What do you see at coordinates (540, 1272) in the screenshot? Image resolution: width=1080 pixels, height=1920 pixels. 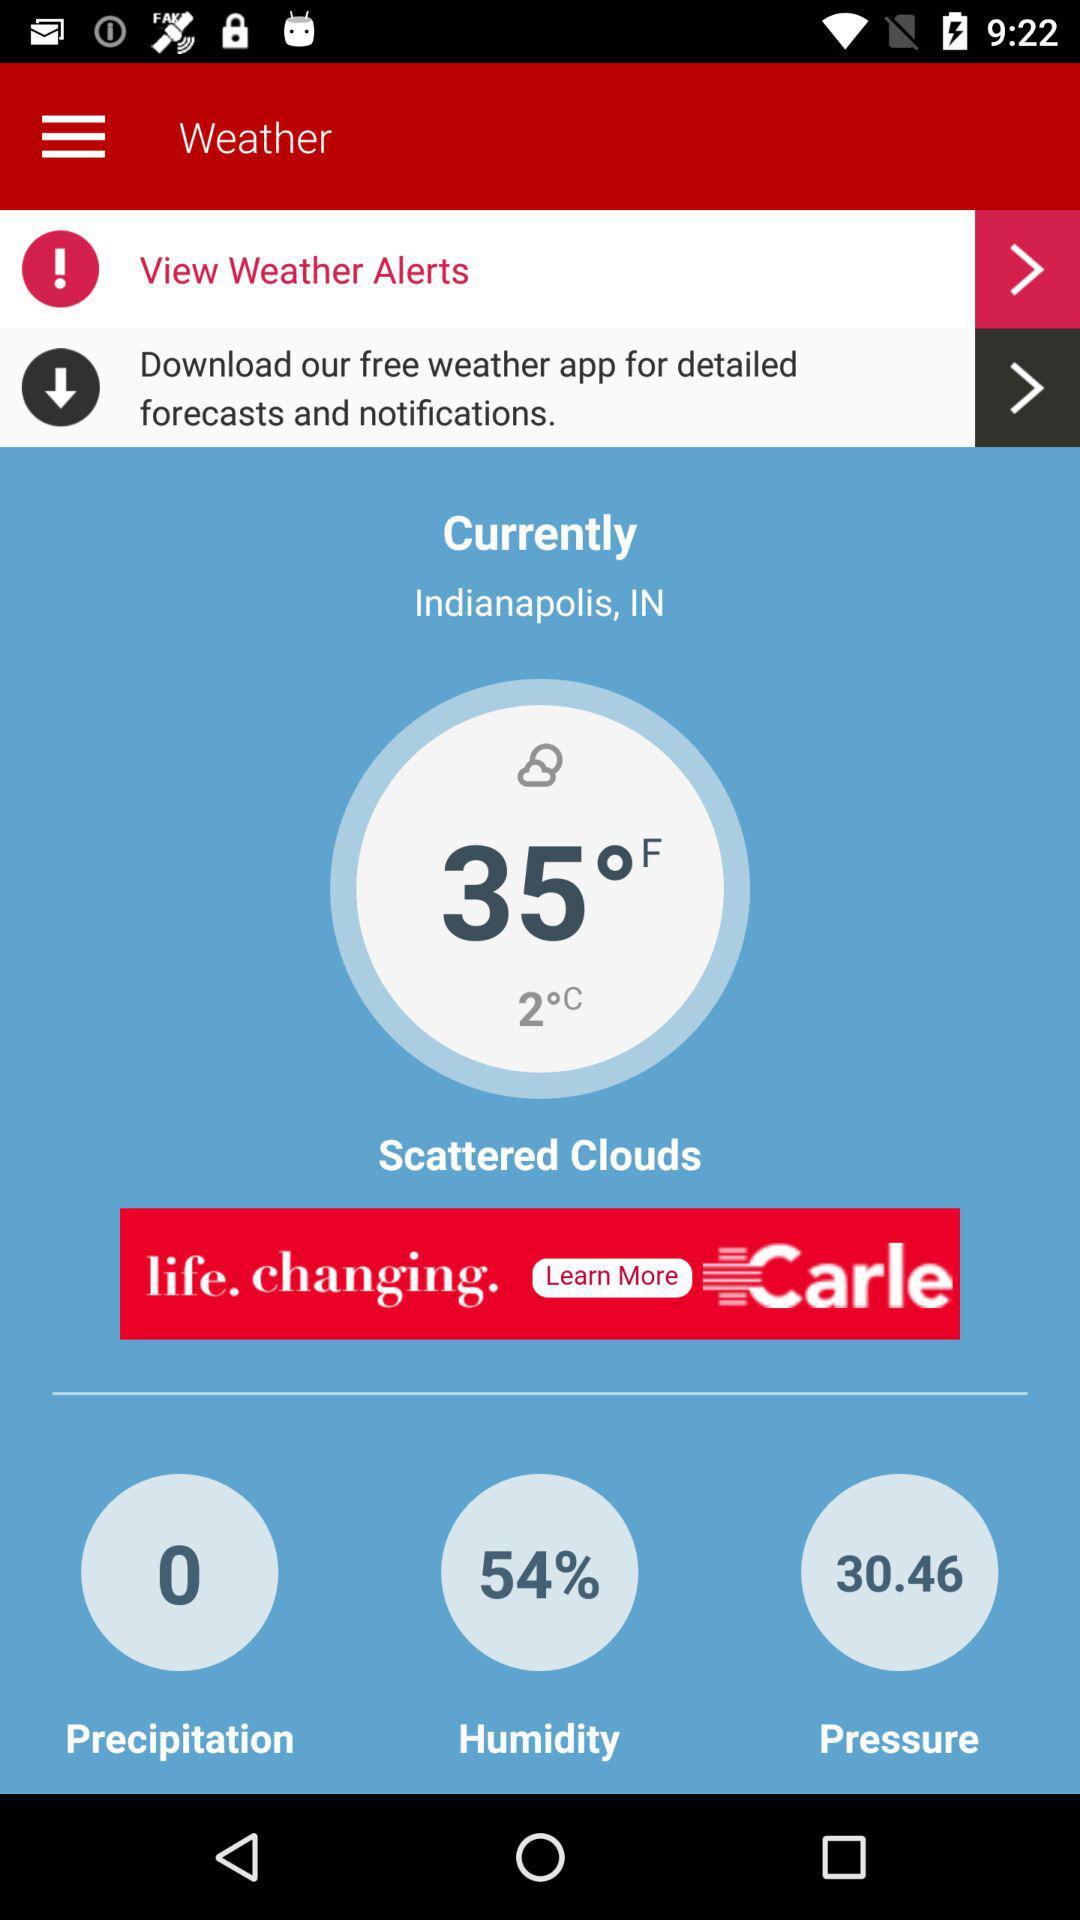 I see `advertisement banner would take off site` at bounding box center [540, 1272].